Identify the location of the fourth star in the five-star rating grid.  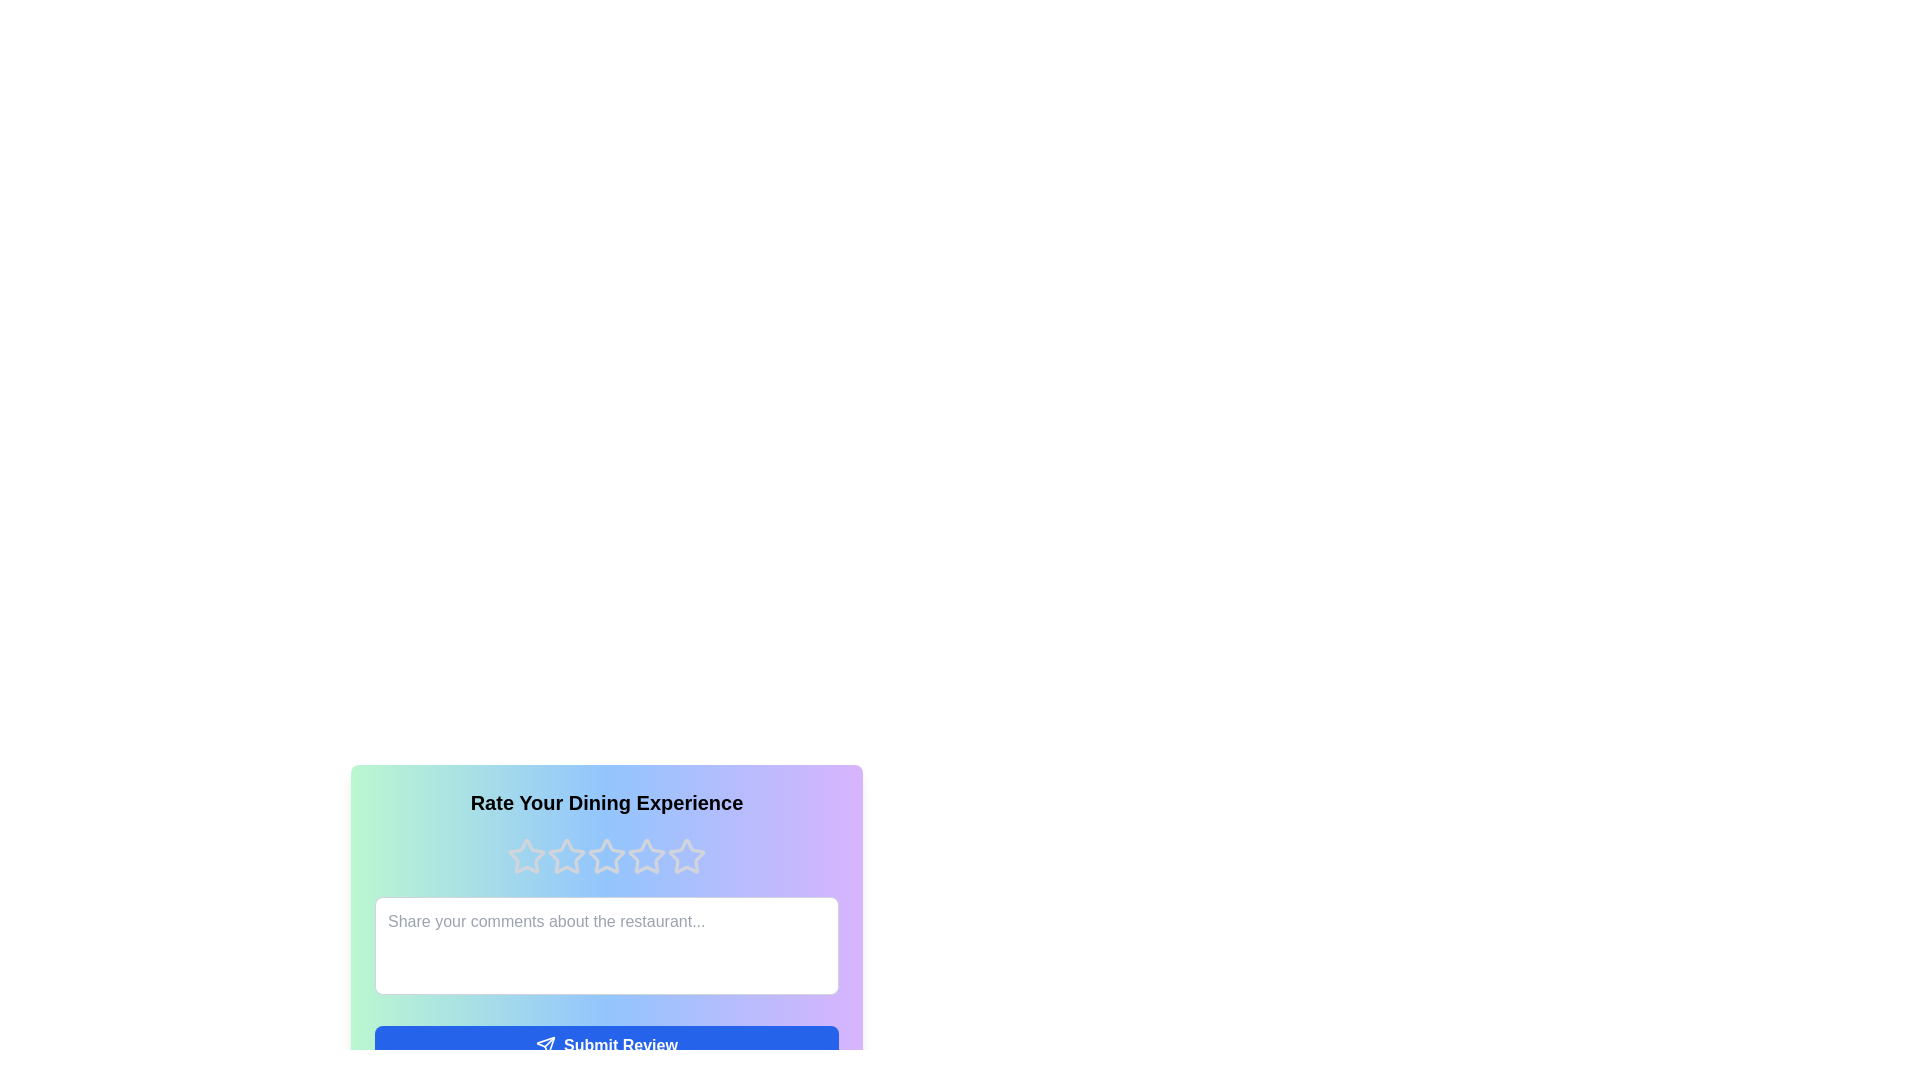
(686, 855).